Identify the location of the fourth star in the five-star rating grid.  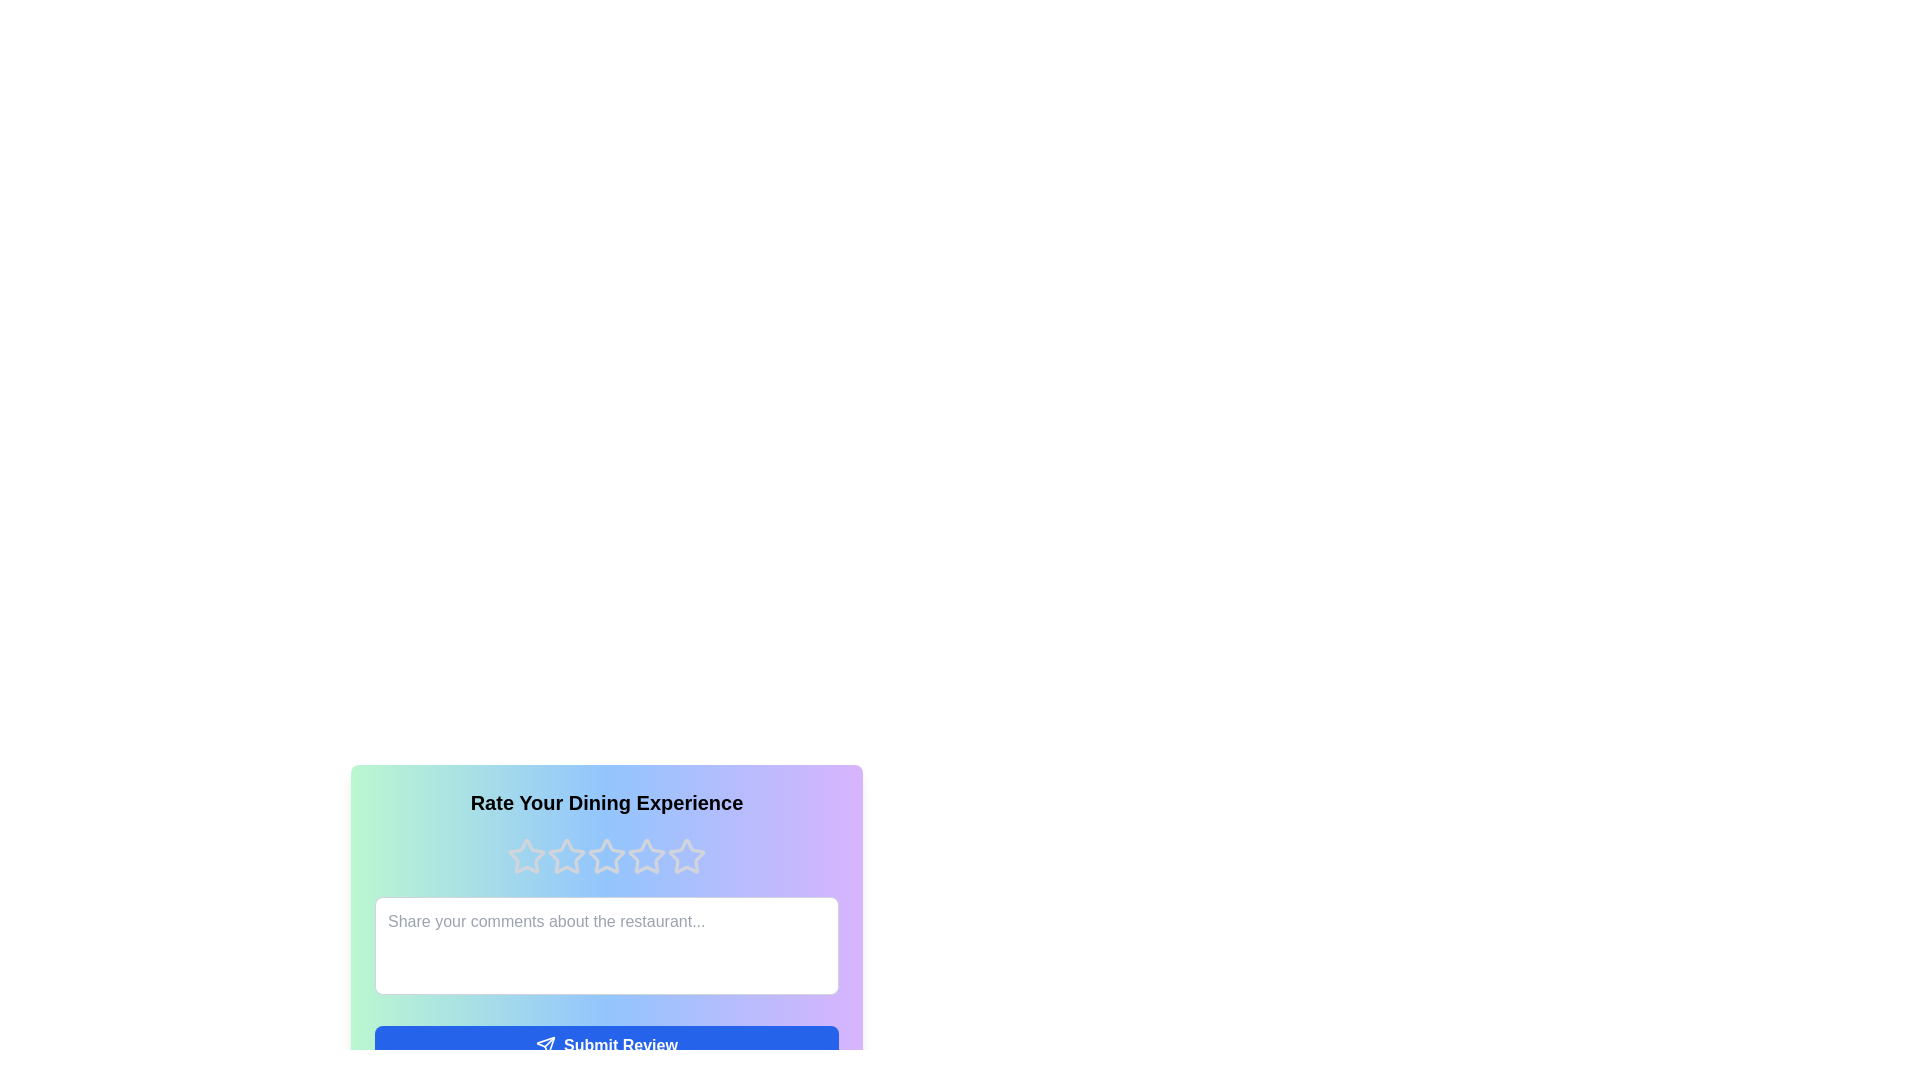
(686, 855).